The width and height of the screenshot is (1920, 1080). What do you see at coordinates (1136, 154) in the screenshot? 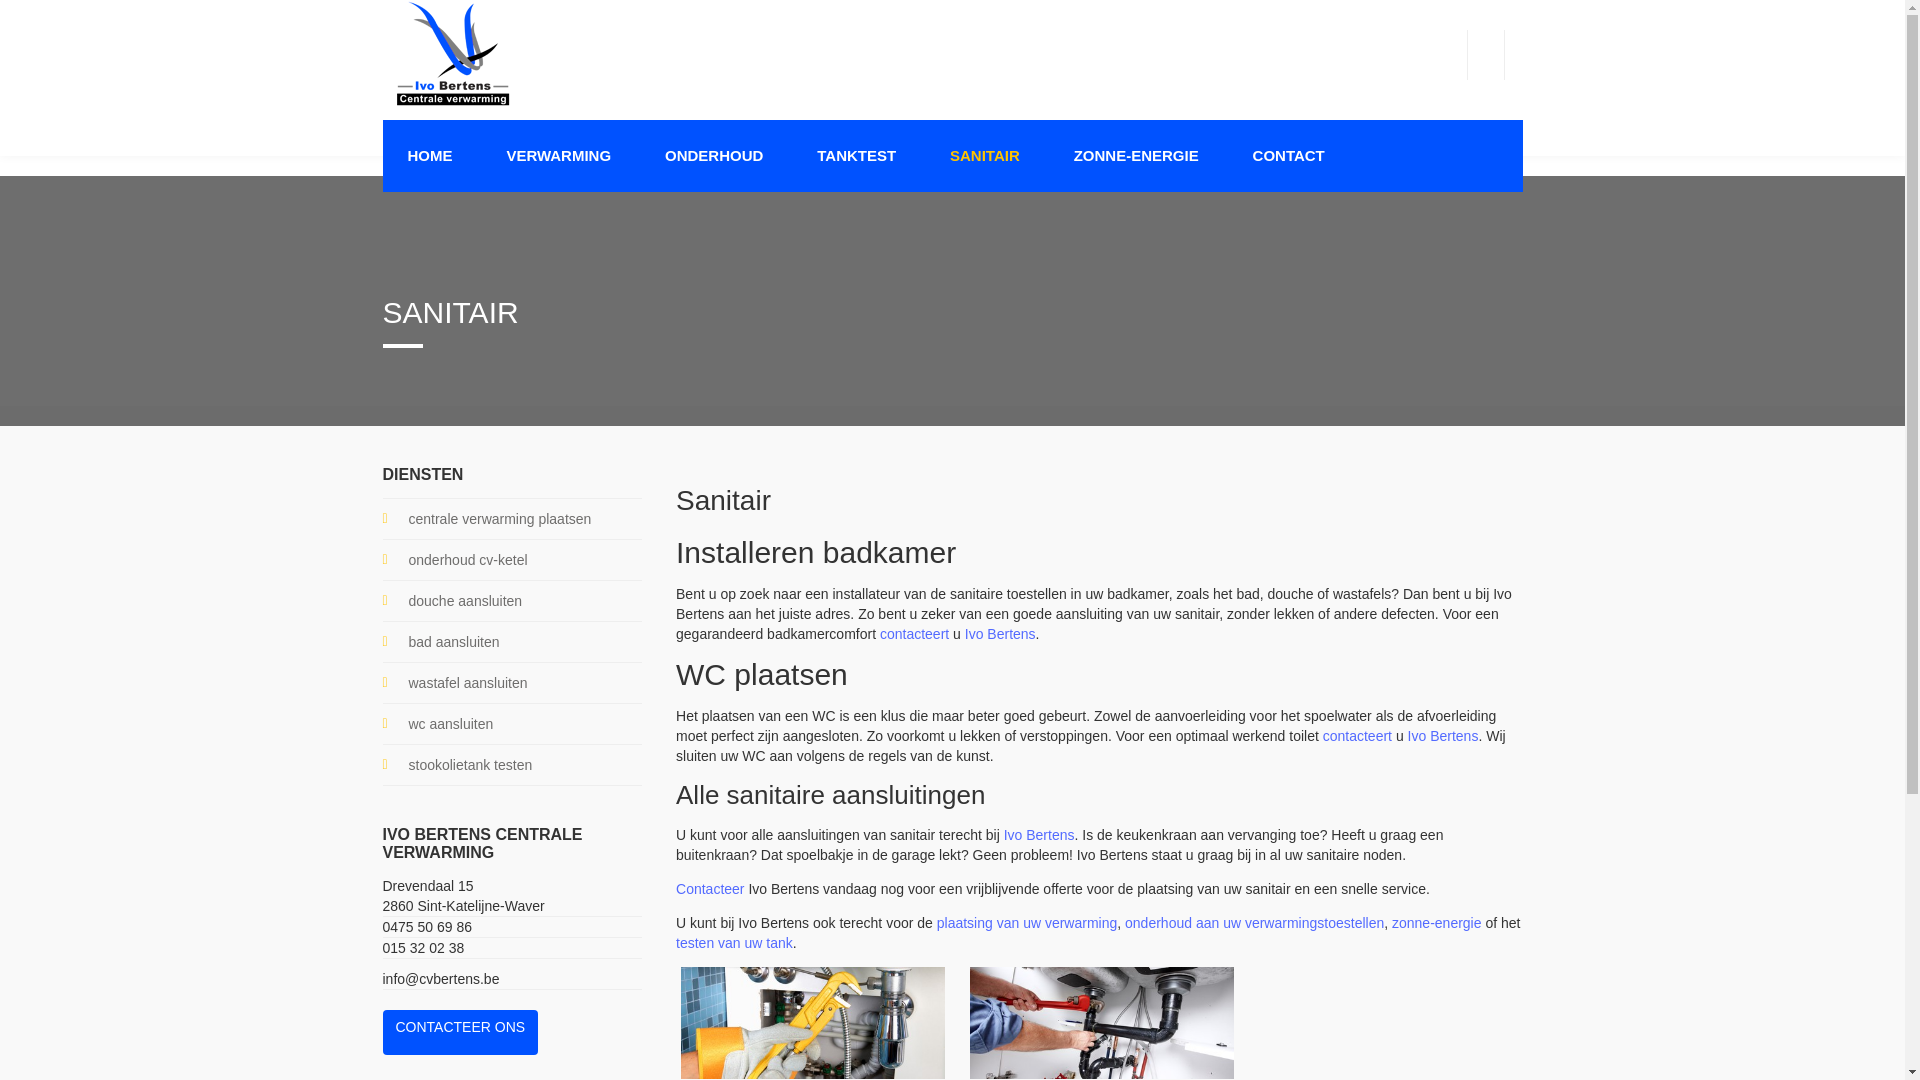
I see `'ZONNE-ENERGIE'` at bounding box center [1136, 154].